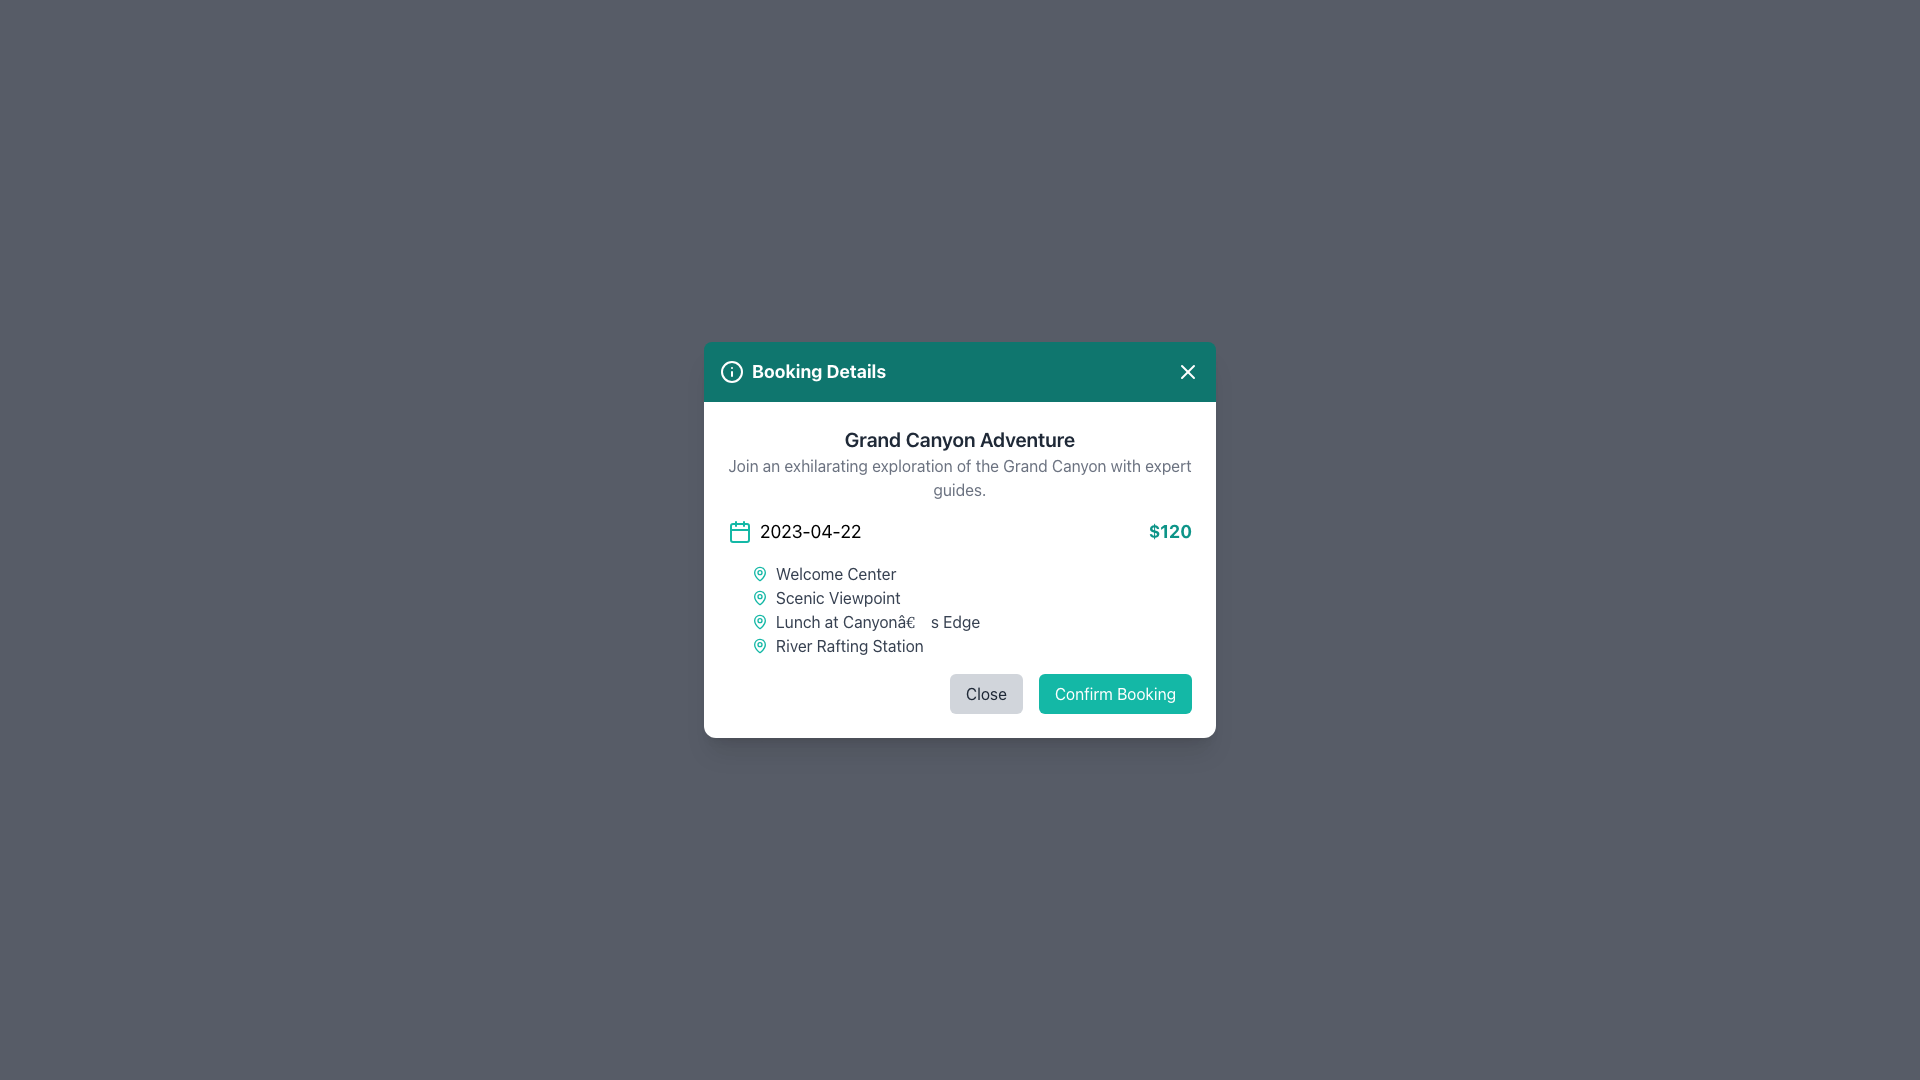 The image size is (1920, 1080). What do you see at coordinates (1188, 371) in the screenshot?
I see `the close button located in the top-right corner of the 'Booking Details' modal` at bounding box center [1188, 371].